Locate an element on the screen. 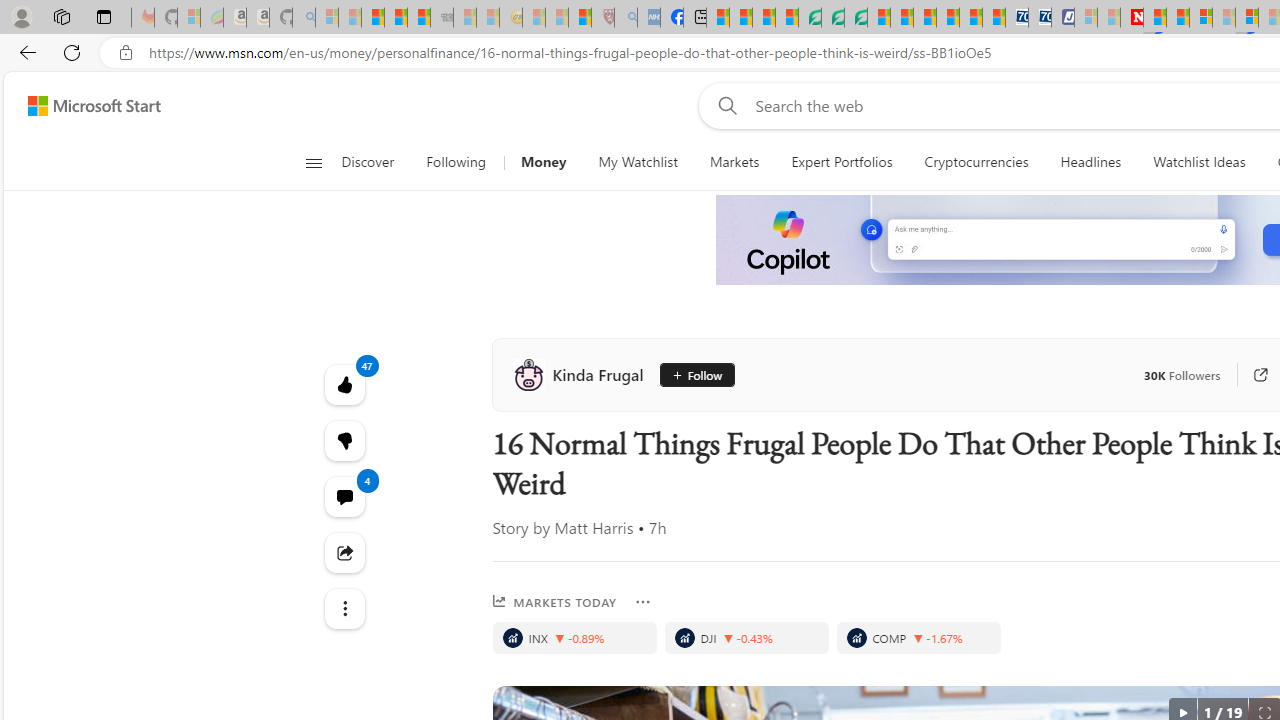 Image resolution: width=1280 pixels, height=720 pixels. 'My Watchlist' is located at coordinates (637, 162).